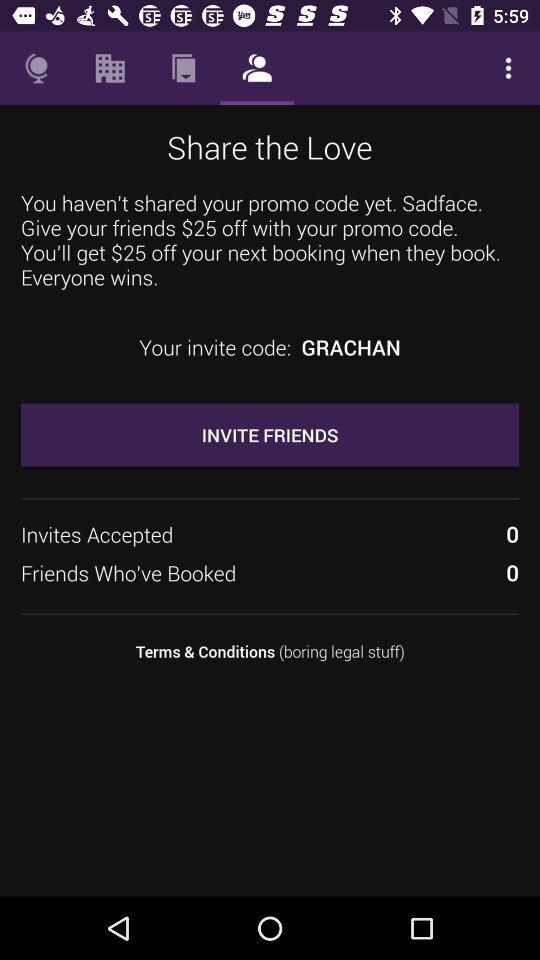 This screenshot has width=540, height=960. I want to click on the terms conditions boring, so click(270, 650).